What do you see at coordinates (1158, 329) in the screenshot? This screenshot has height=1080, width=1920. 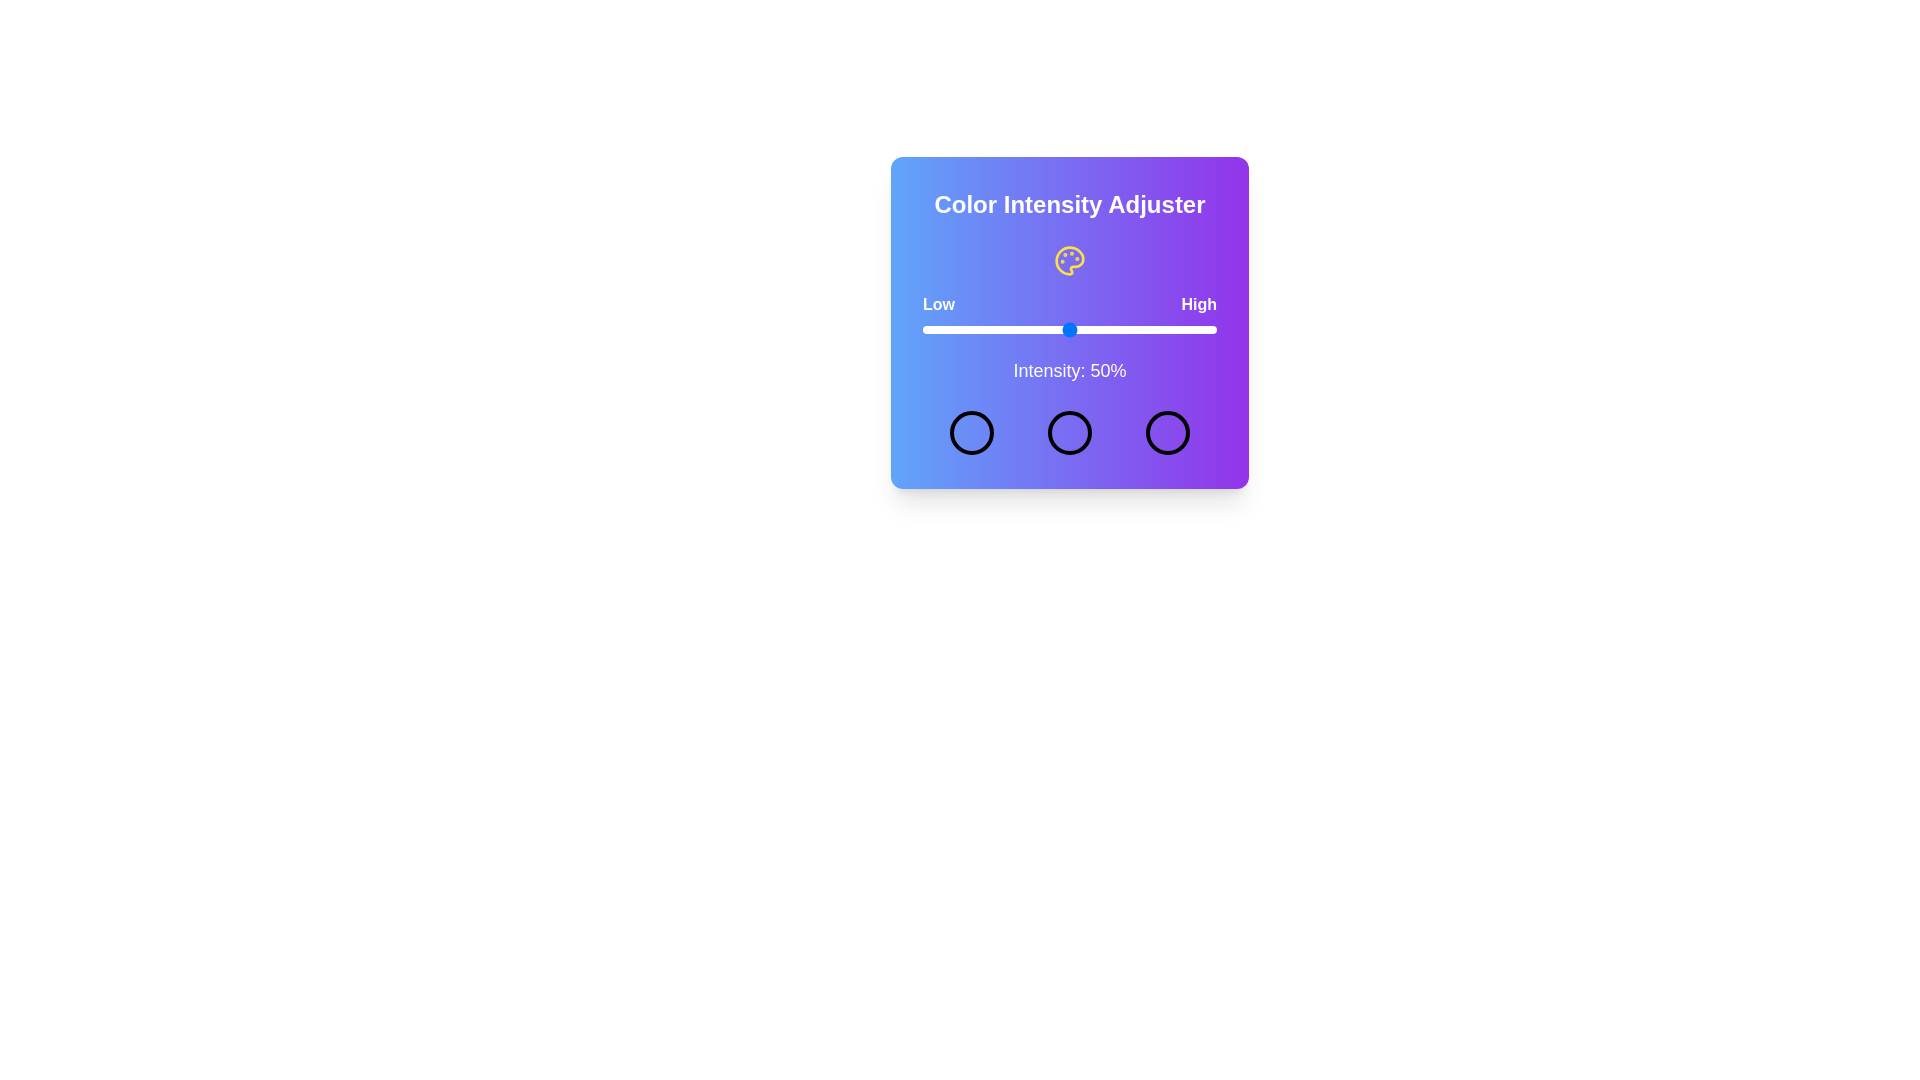 I see `the slider to set the intensity to 80%` at bounding box center [1158, 329].